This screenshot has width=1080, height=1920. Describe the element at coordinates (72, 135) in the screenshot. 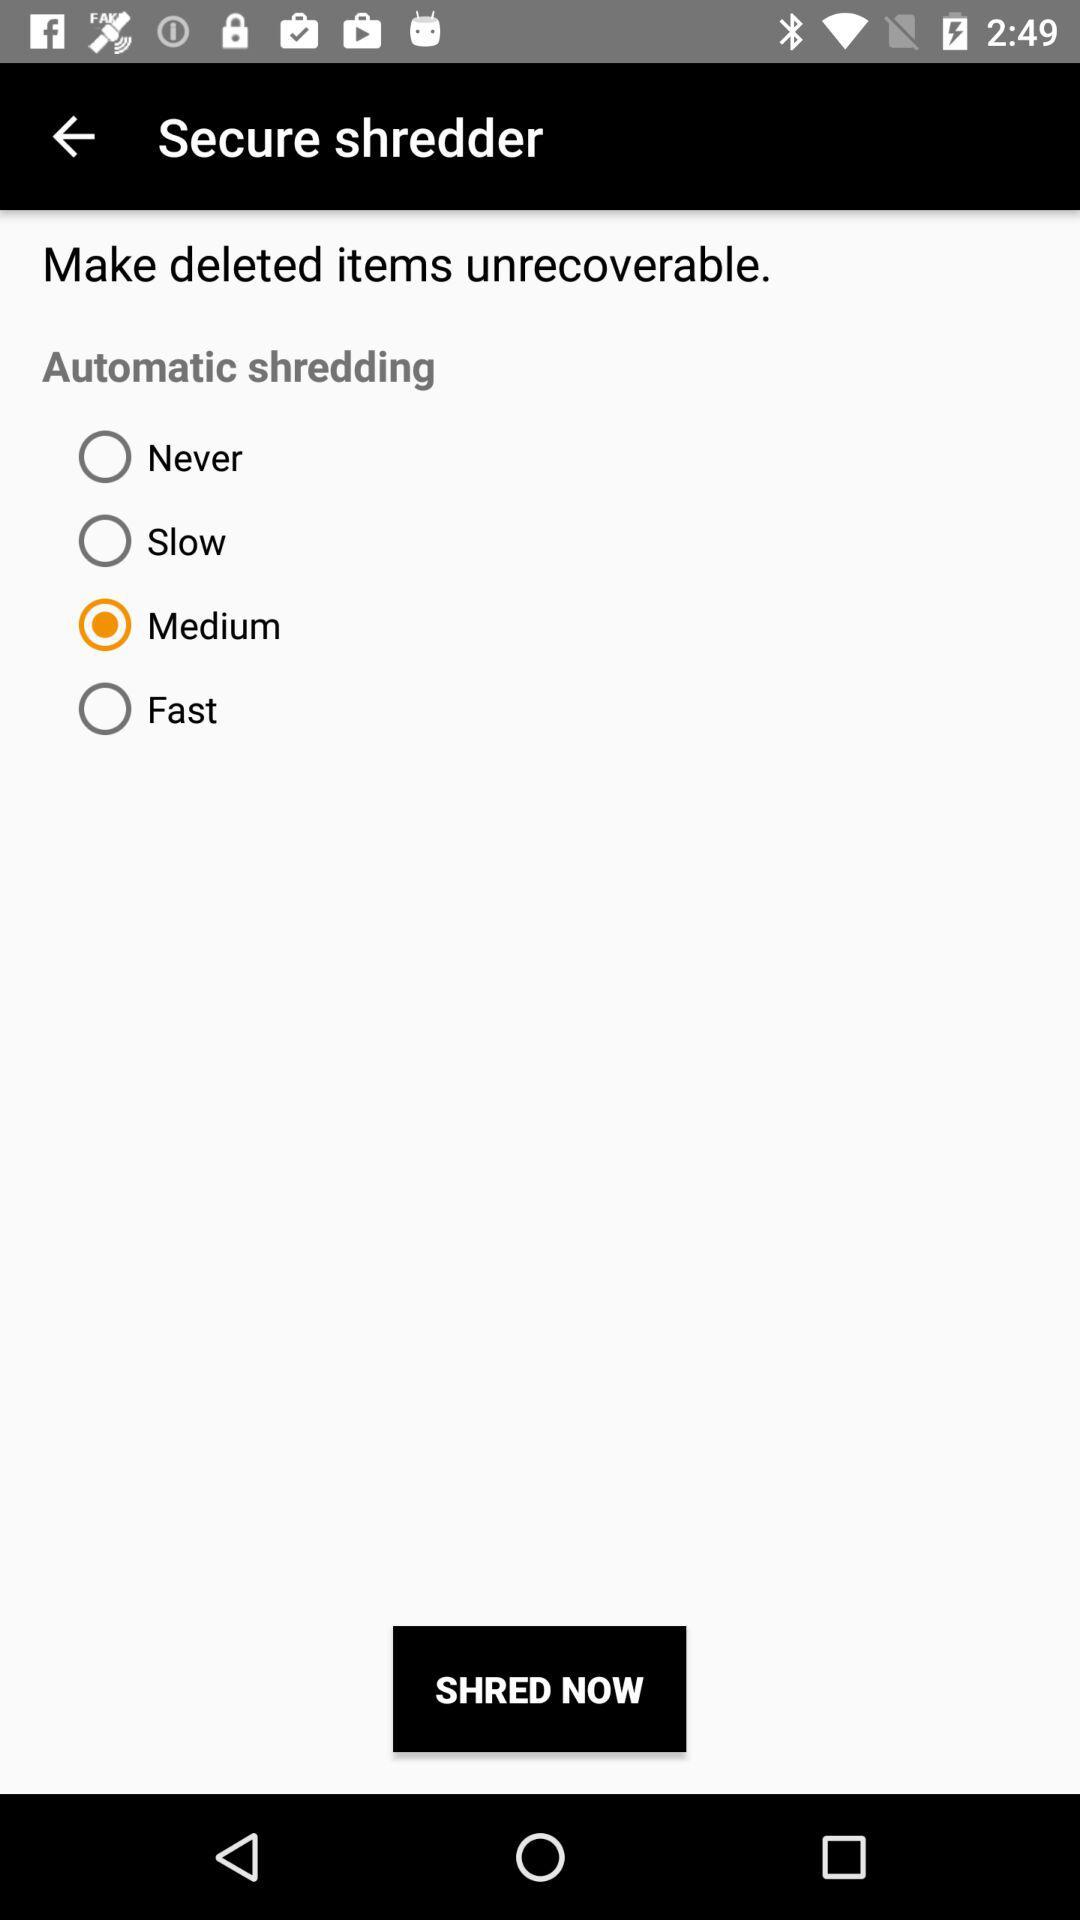

I see `the icon next to the secure shredder` at that location.